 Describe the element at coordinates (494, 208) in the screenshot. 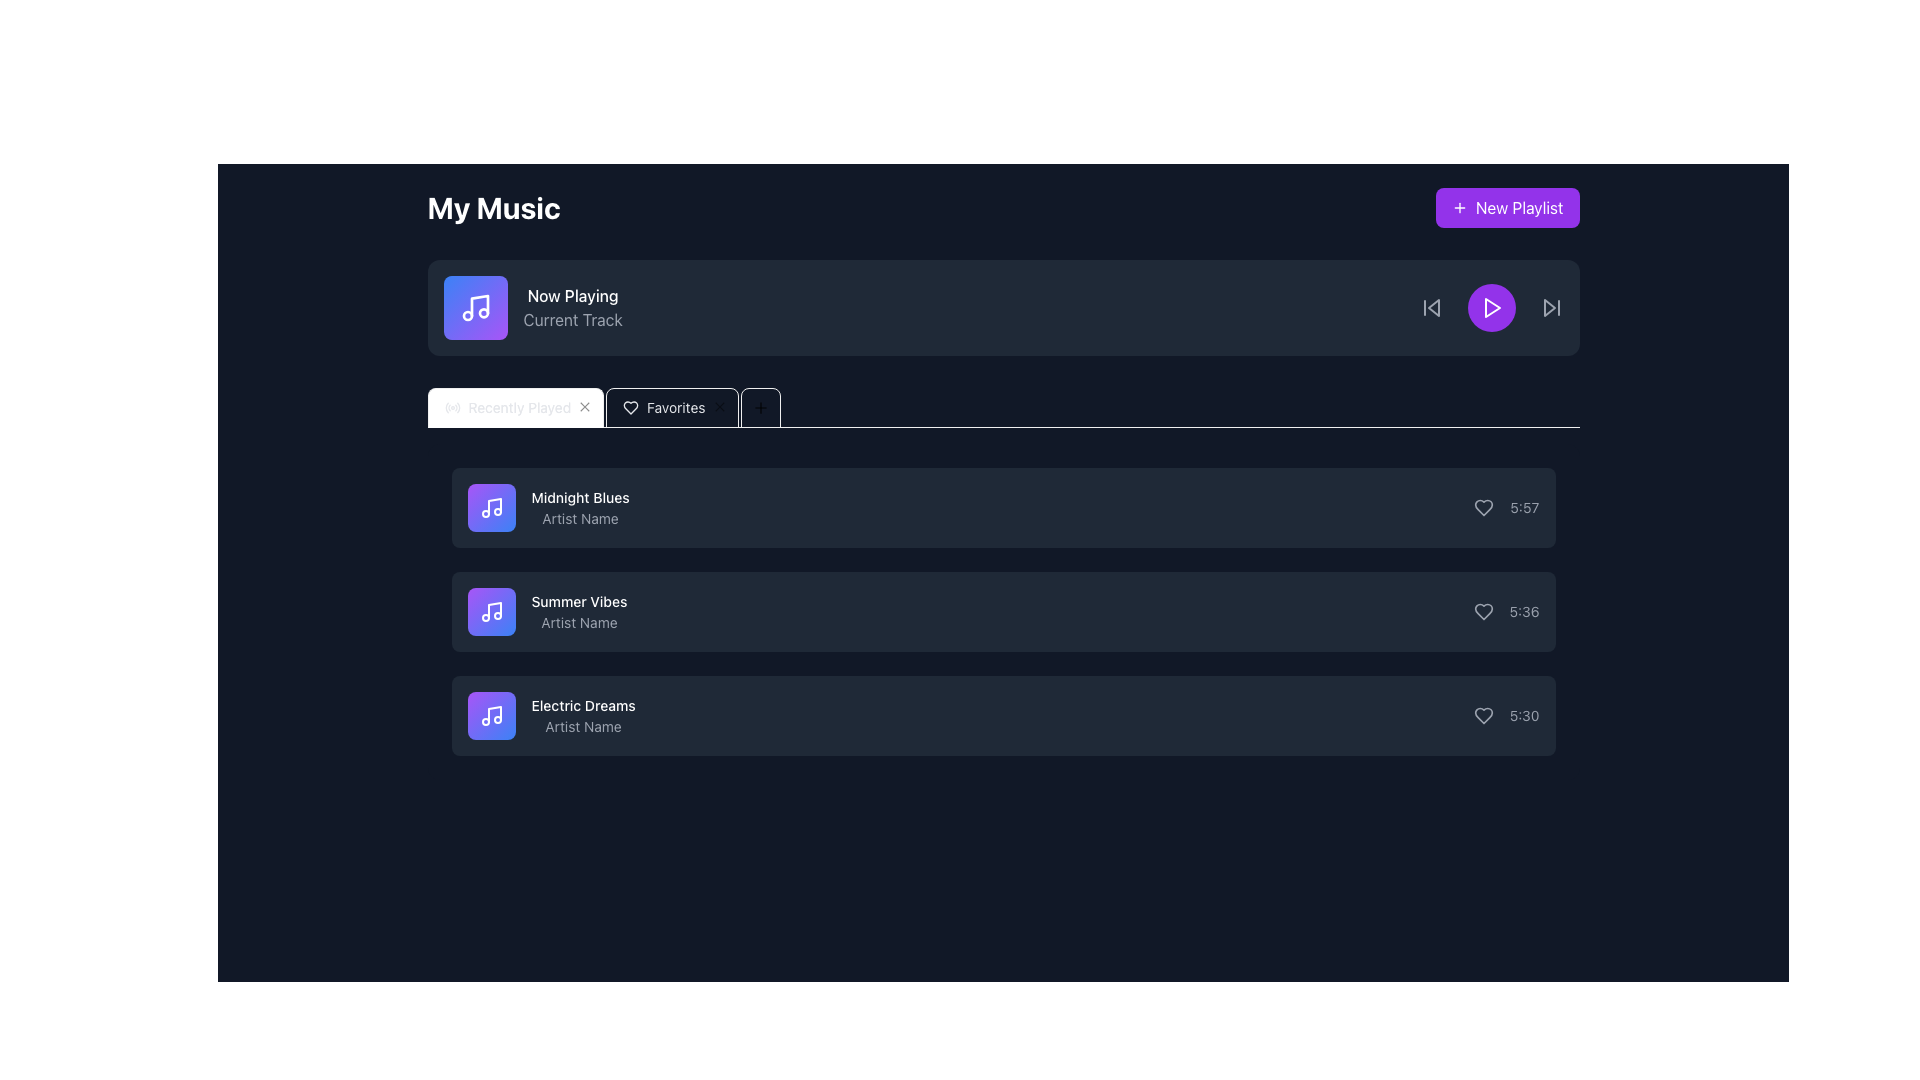

I see `the static text element displaying 'My Music' in bold, large-sized white font located on the top-left side of the interface` at that location.